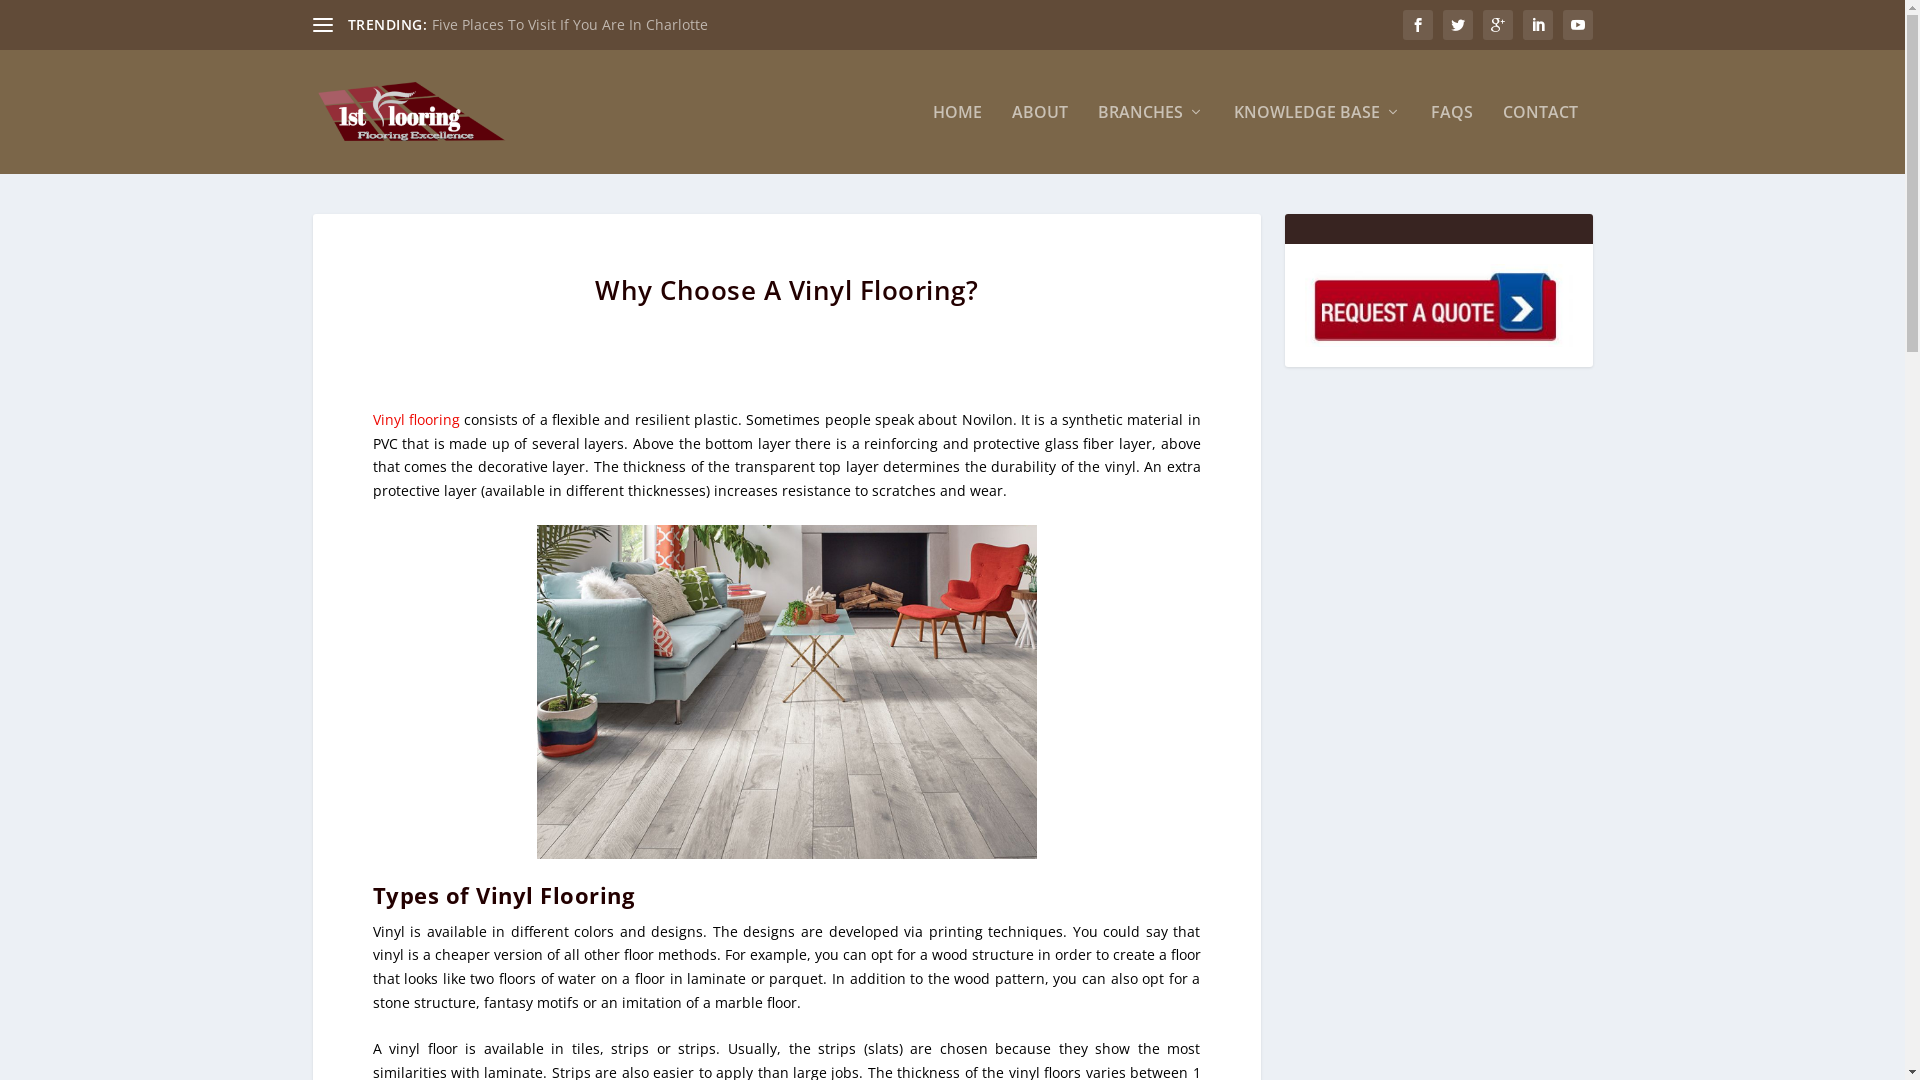 The image size is (1920, 1080). What do you see at coordinates (1502, 137) in the screenshot?
I see `'CONTACT'` at bounding box center [1502, 137].